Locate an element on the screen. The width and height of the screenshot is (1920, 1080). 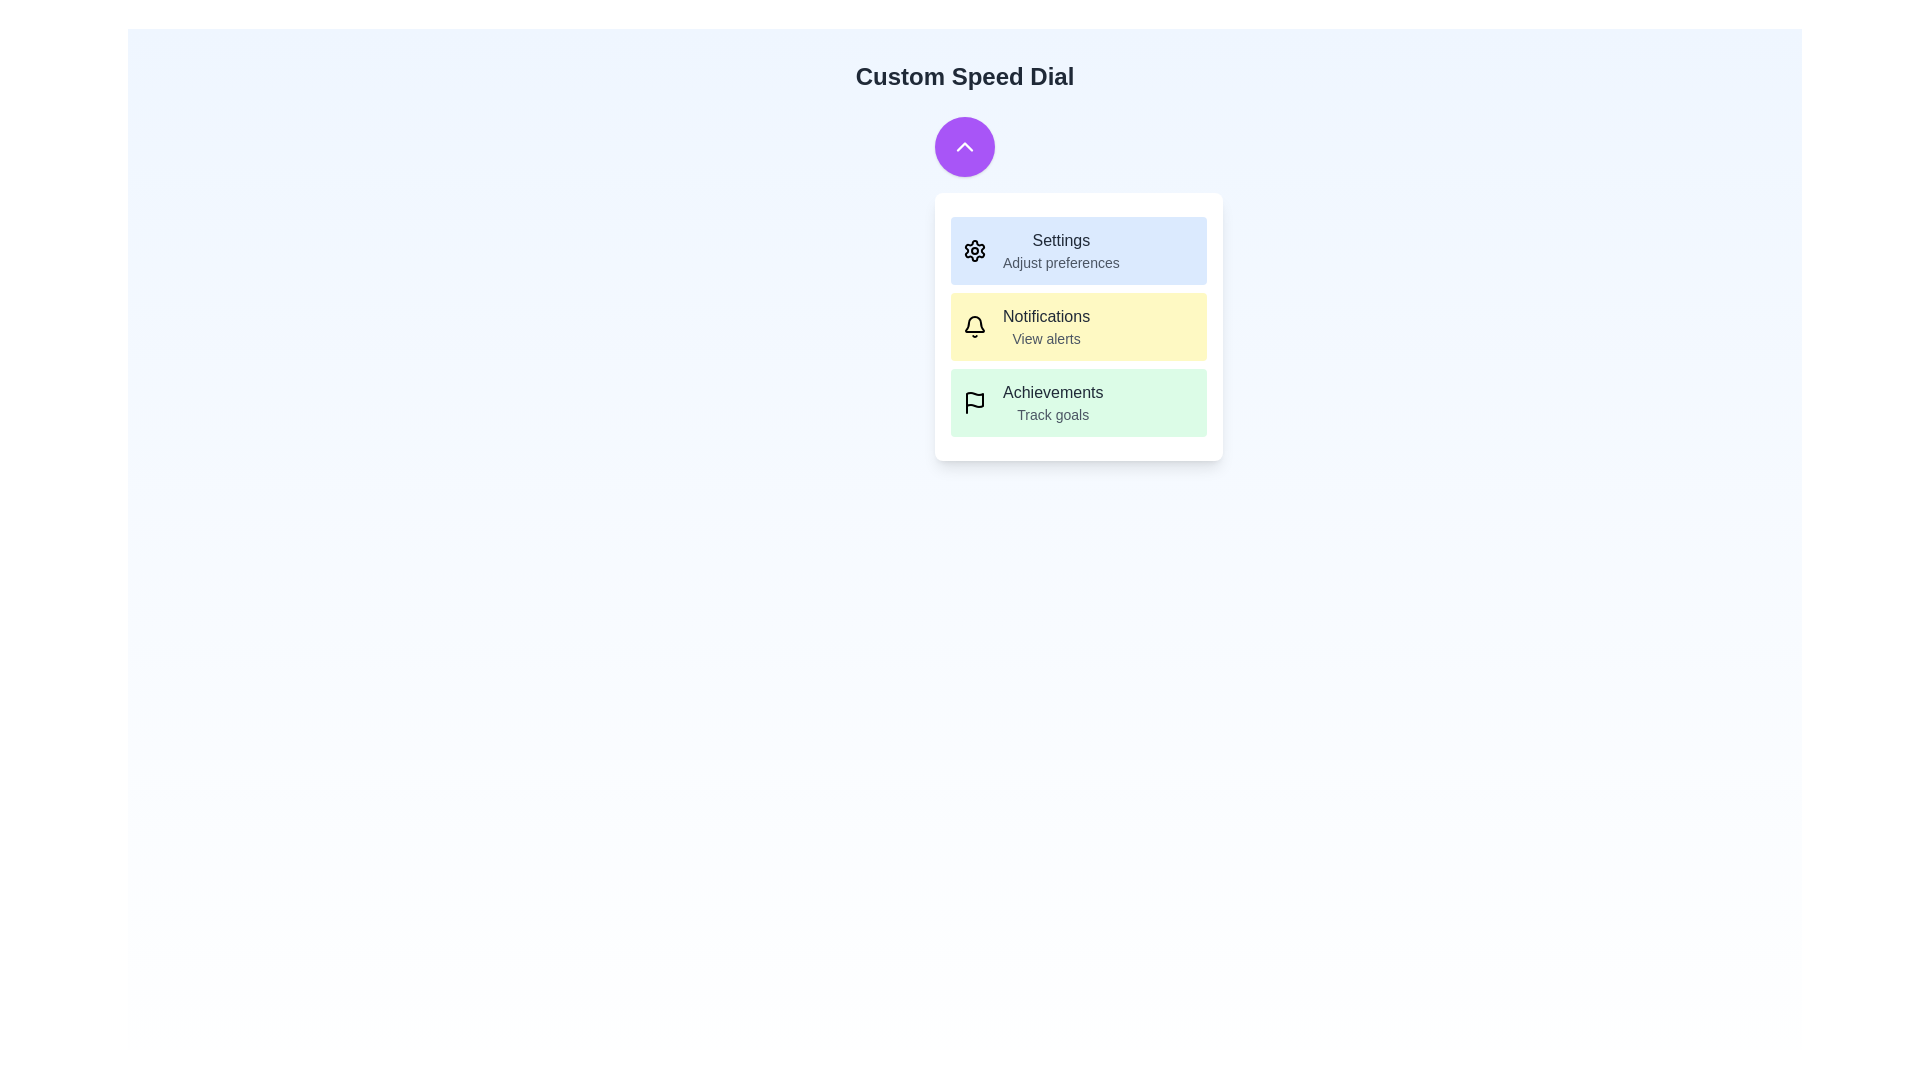
the action item Notifications to observe its hover effect is located at coordinates (1078, 326).